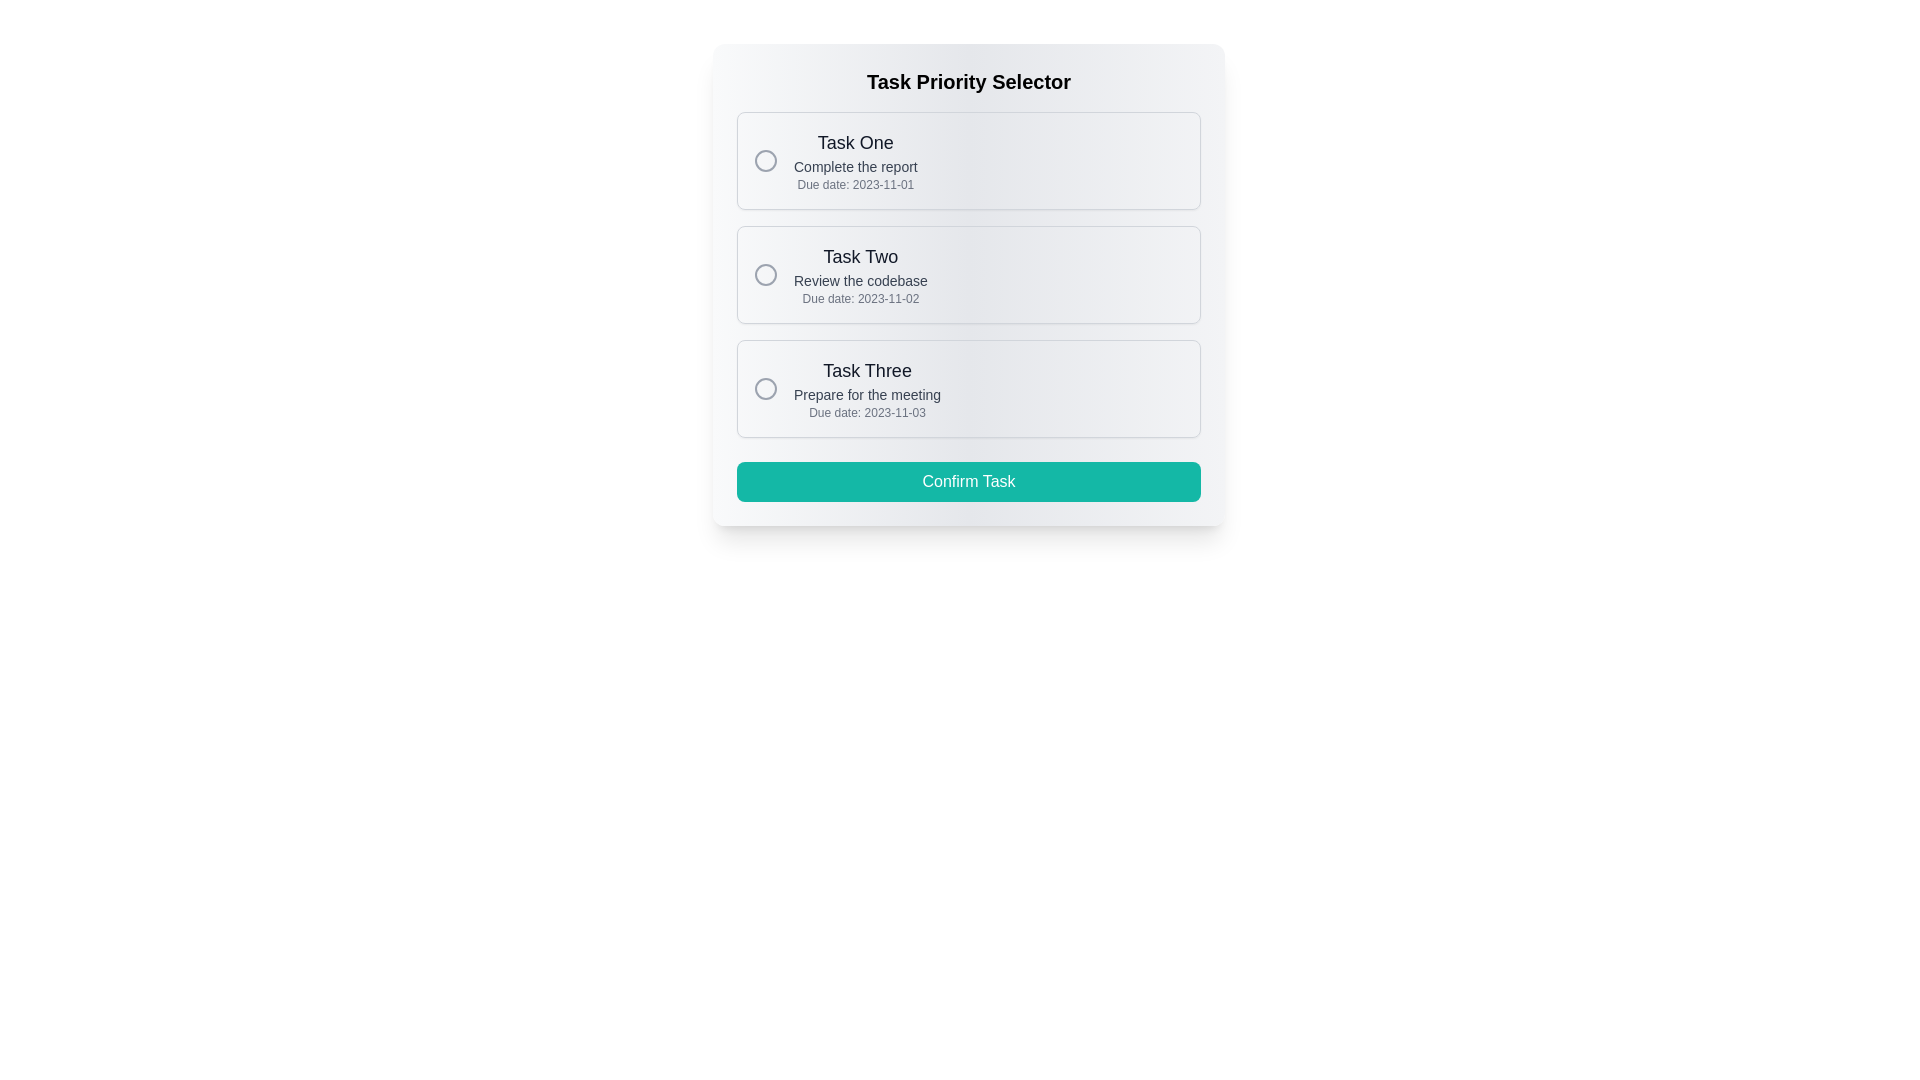  What do you see at coordinates (765, 160) in the screenshot?
I see `the radio button icon located to the left of the 'Task One' text` at bounding box center [765, 160].